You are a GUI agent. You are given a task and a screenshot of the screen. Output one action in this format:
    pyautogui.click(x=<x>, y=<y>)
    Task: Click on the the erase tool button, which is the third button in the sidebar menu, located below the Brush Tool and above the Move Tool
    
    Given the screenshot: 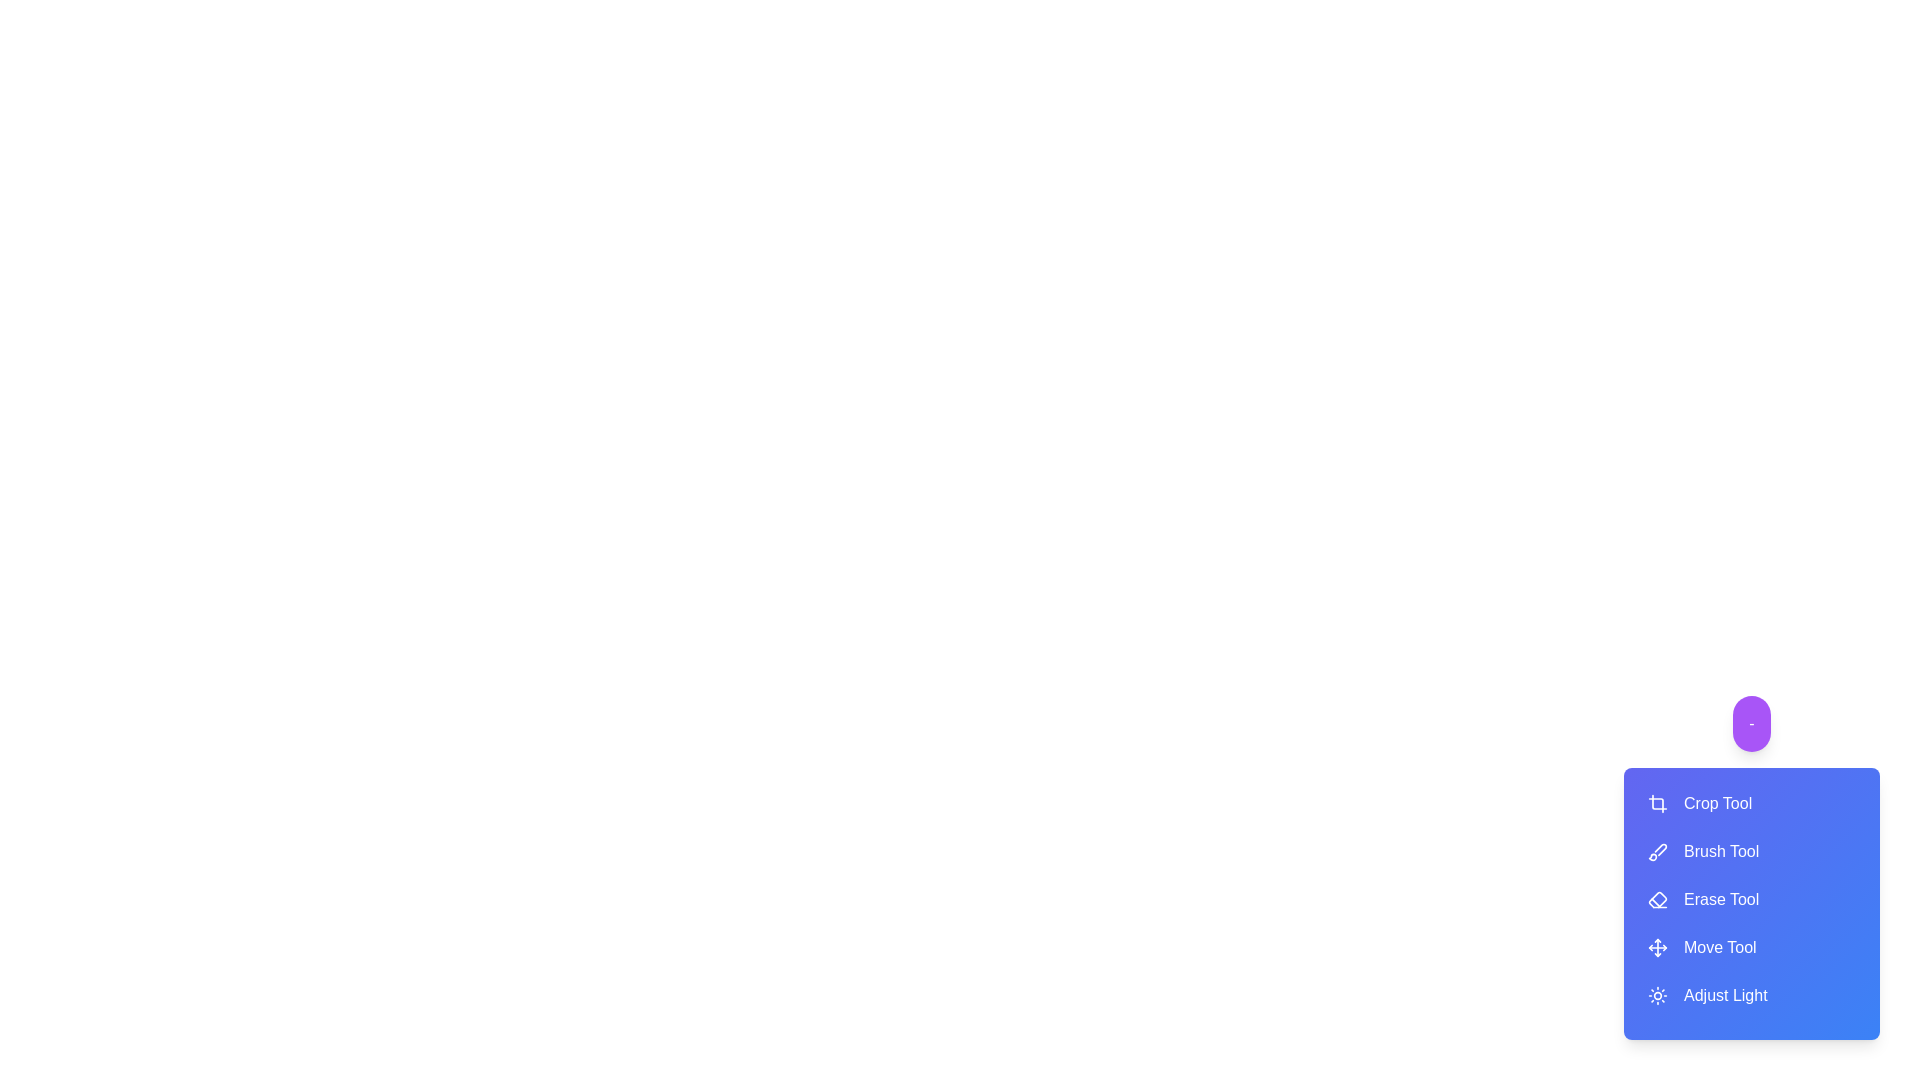 What is the action you would take?
    pyautogui.click(x=1751, y=898)
    